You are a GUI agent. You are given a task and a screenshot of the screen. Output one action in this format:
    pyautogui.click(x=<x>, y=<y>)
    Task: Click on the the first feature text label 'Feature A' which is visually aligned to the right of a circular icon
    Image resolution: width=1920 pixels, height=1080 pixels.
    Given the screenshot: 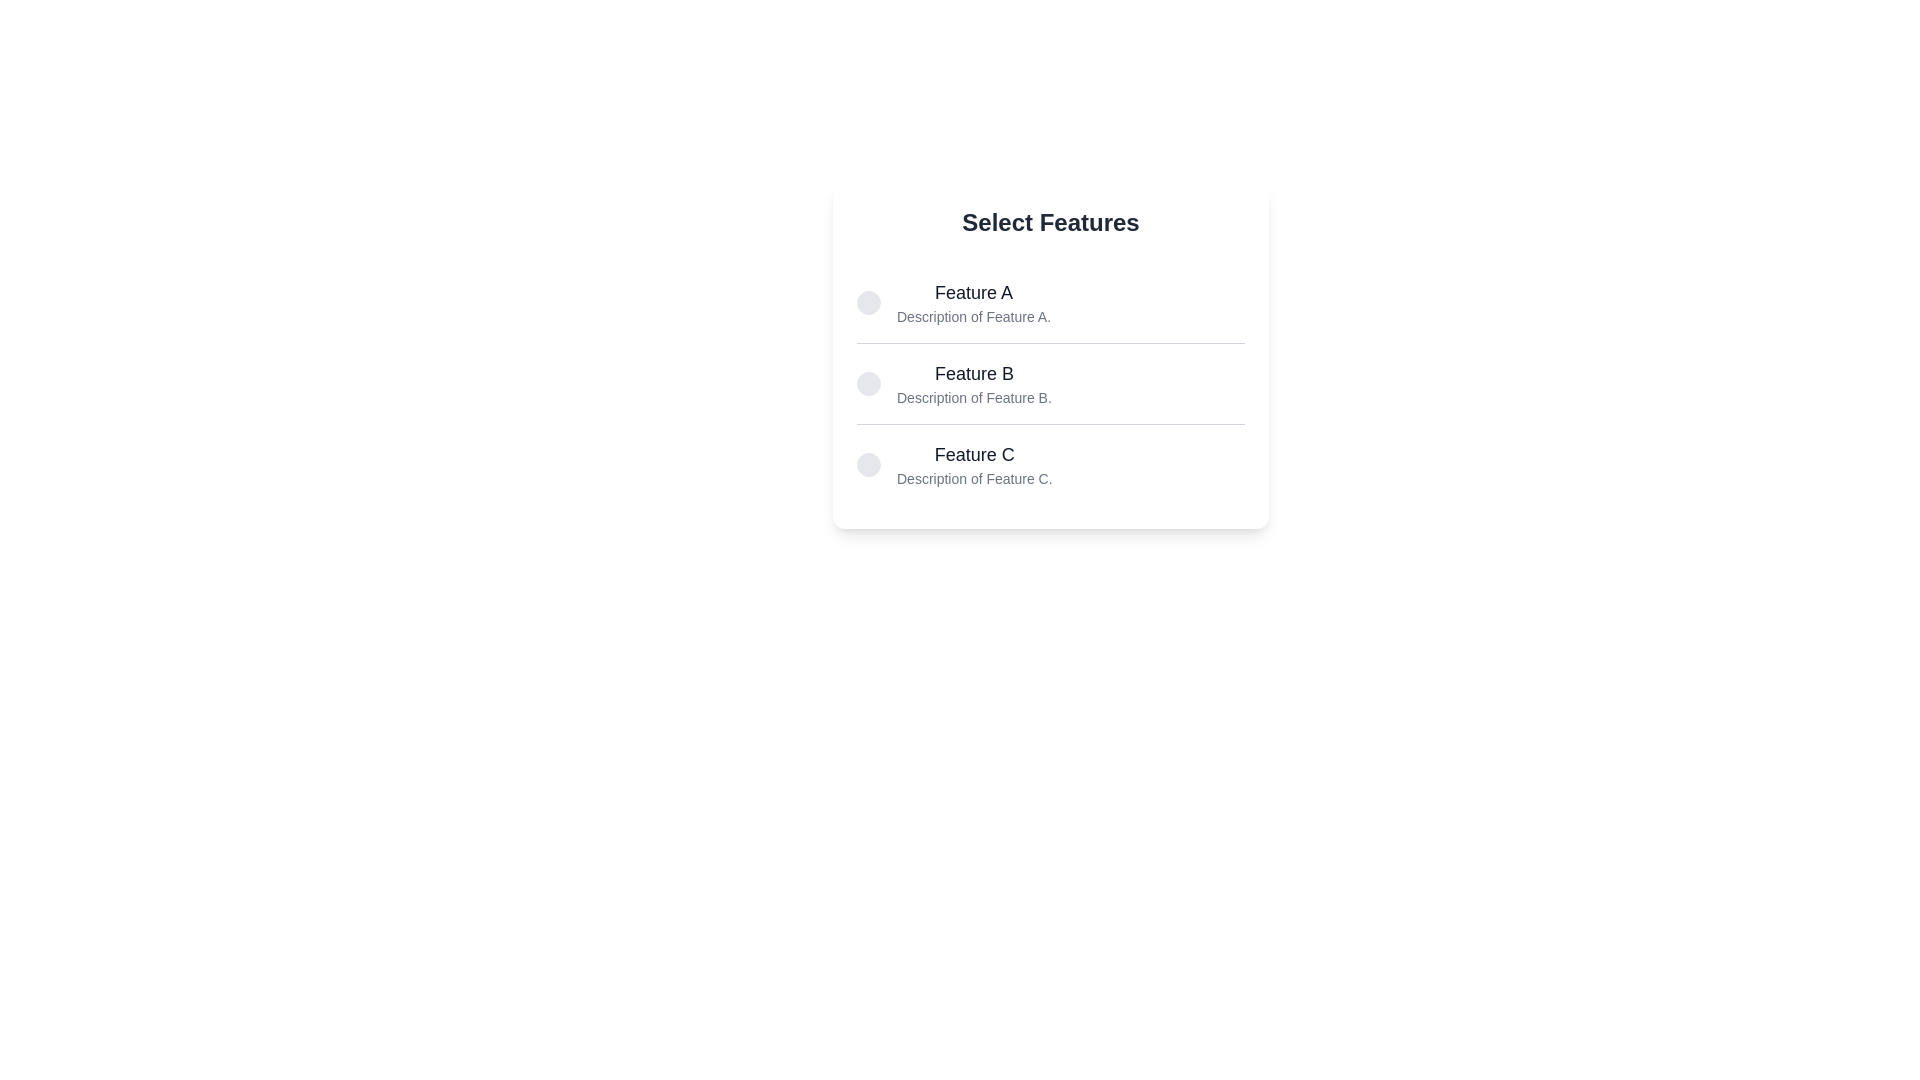 What is the action you would take?
    pyautogui.click(x=974, y=303)
    